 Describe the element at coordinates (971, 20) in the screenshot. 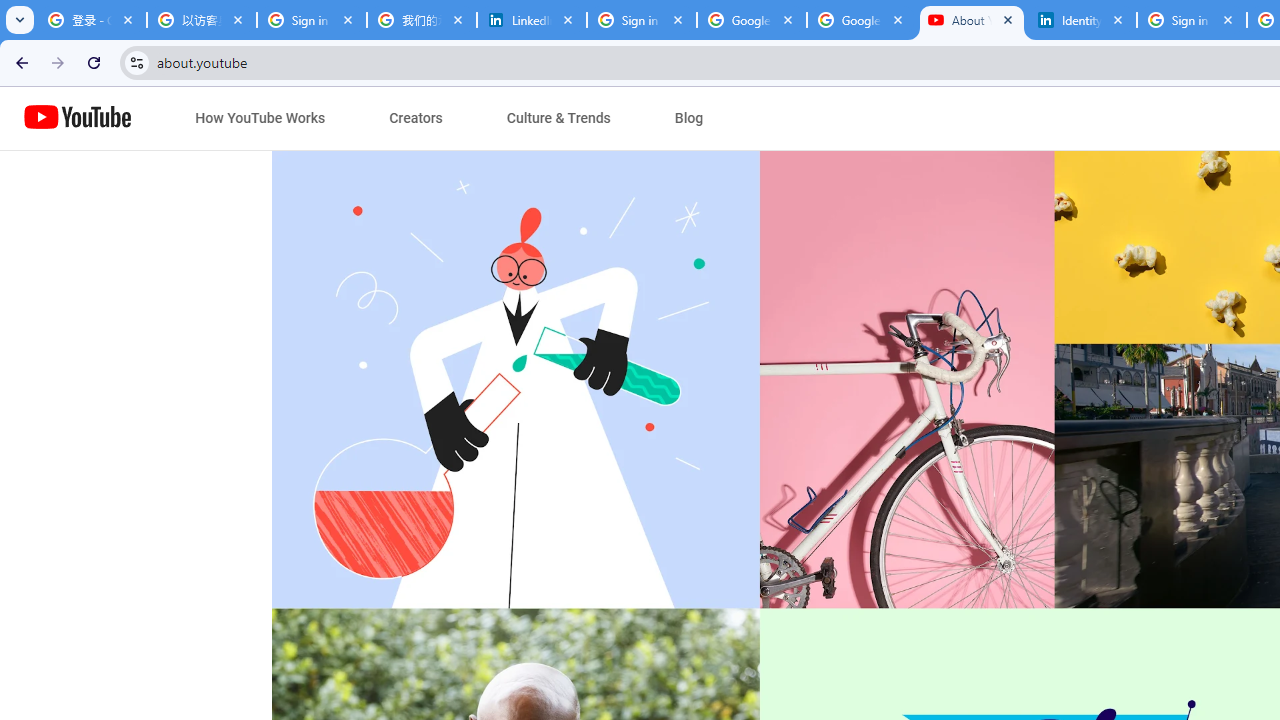

I see `'About YouTube - YouTube'` at that location.